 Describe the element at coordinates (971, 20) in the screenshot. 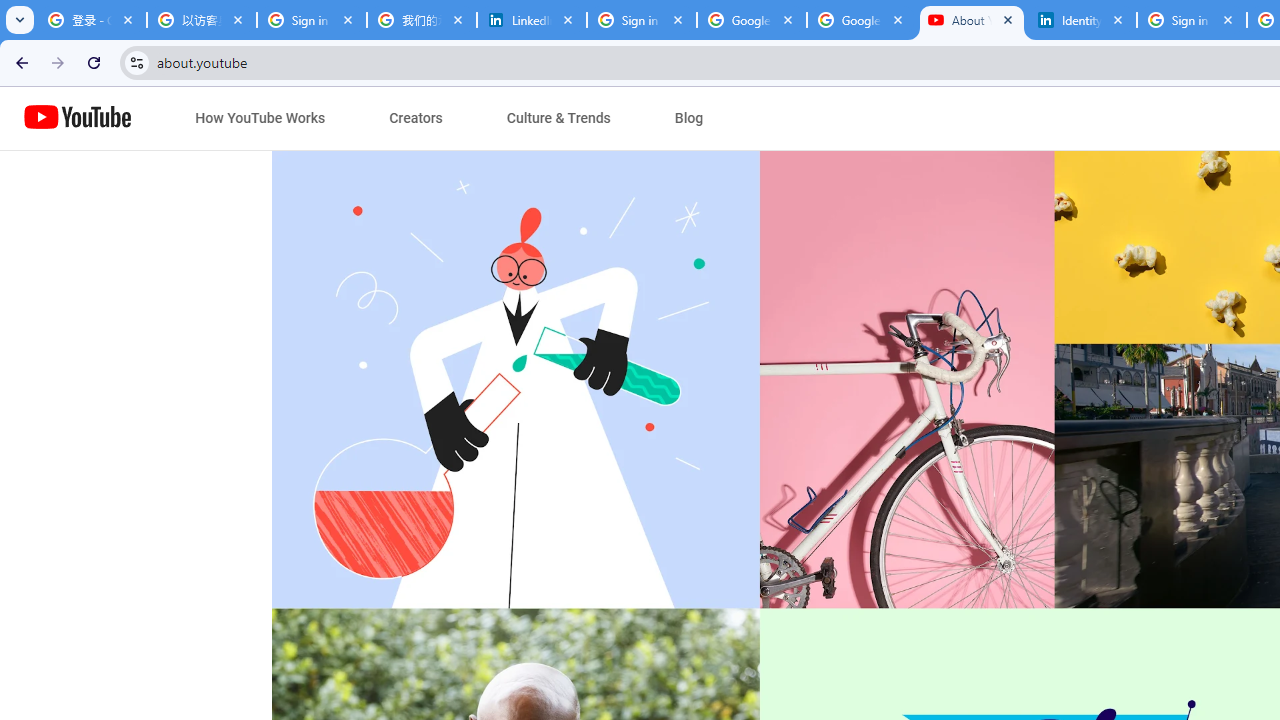

I see `'About YouTube - YouTube'` at that location.